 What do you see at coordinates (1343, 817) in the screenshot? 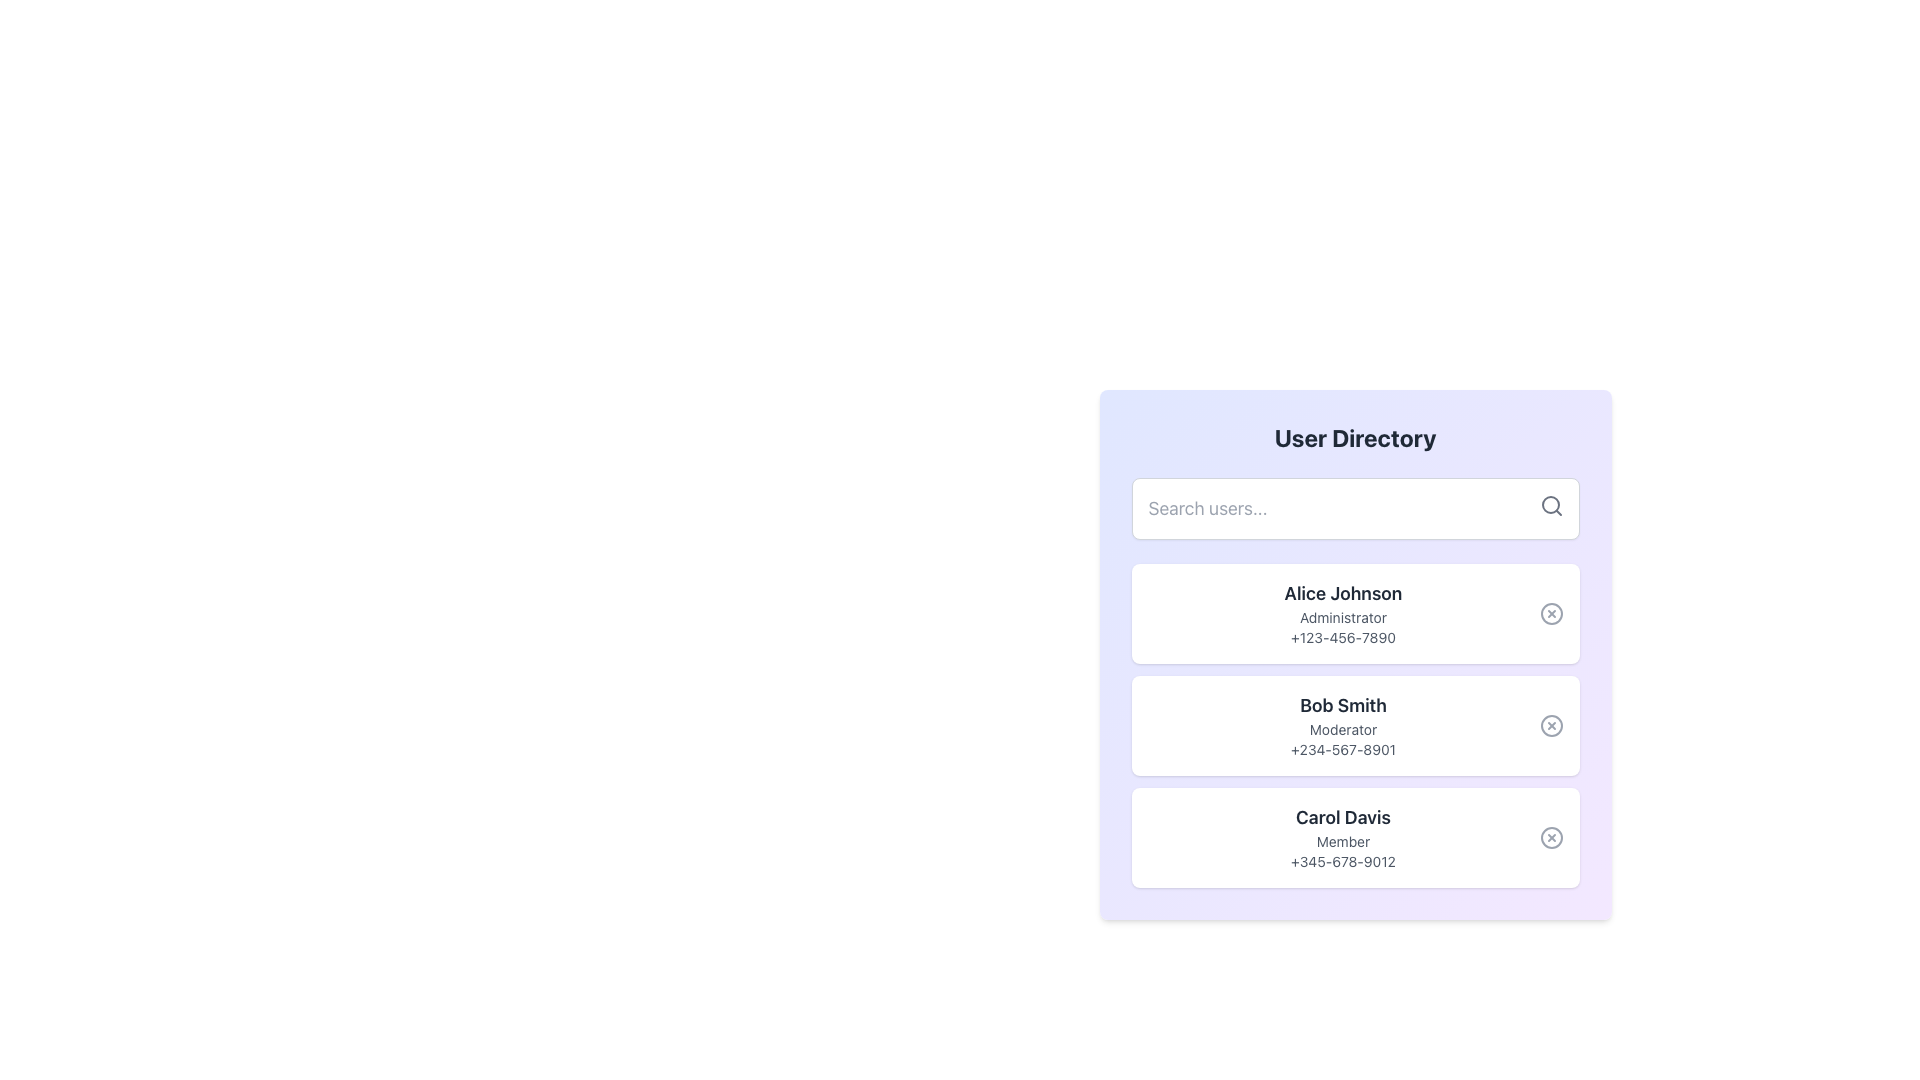
I see `the bold header text 'Carol Davis' in dark gray color` at bounding box center [1343, 817].